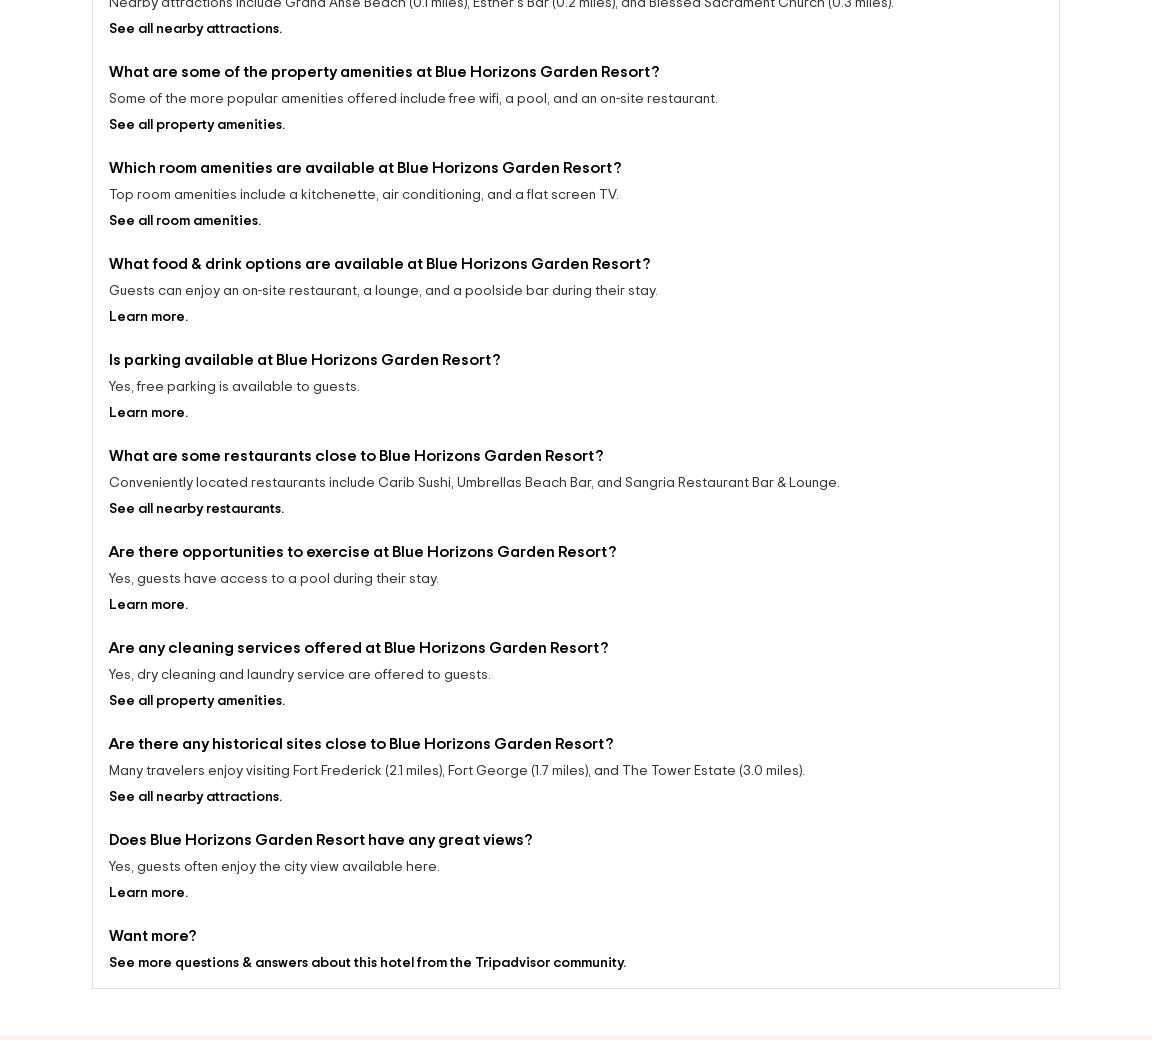 Image resolution: width=1152 pixels, height=1040 pixels. Describe the element at coordinates (456, 776) in the screenshot. I see `'Many travelers enjoy visiting Fort Frederick (2.1 miles), Fort George (1.7 miles), and The Tower Estate (3.0 miles).'` at that location.